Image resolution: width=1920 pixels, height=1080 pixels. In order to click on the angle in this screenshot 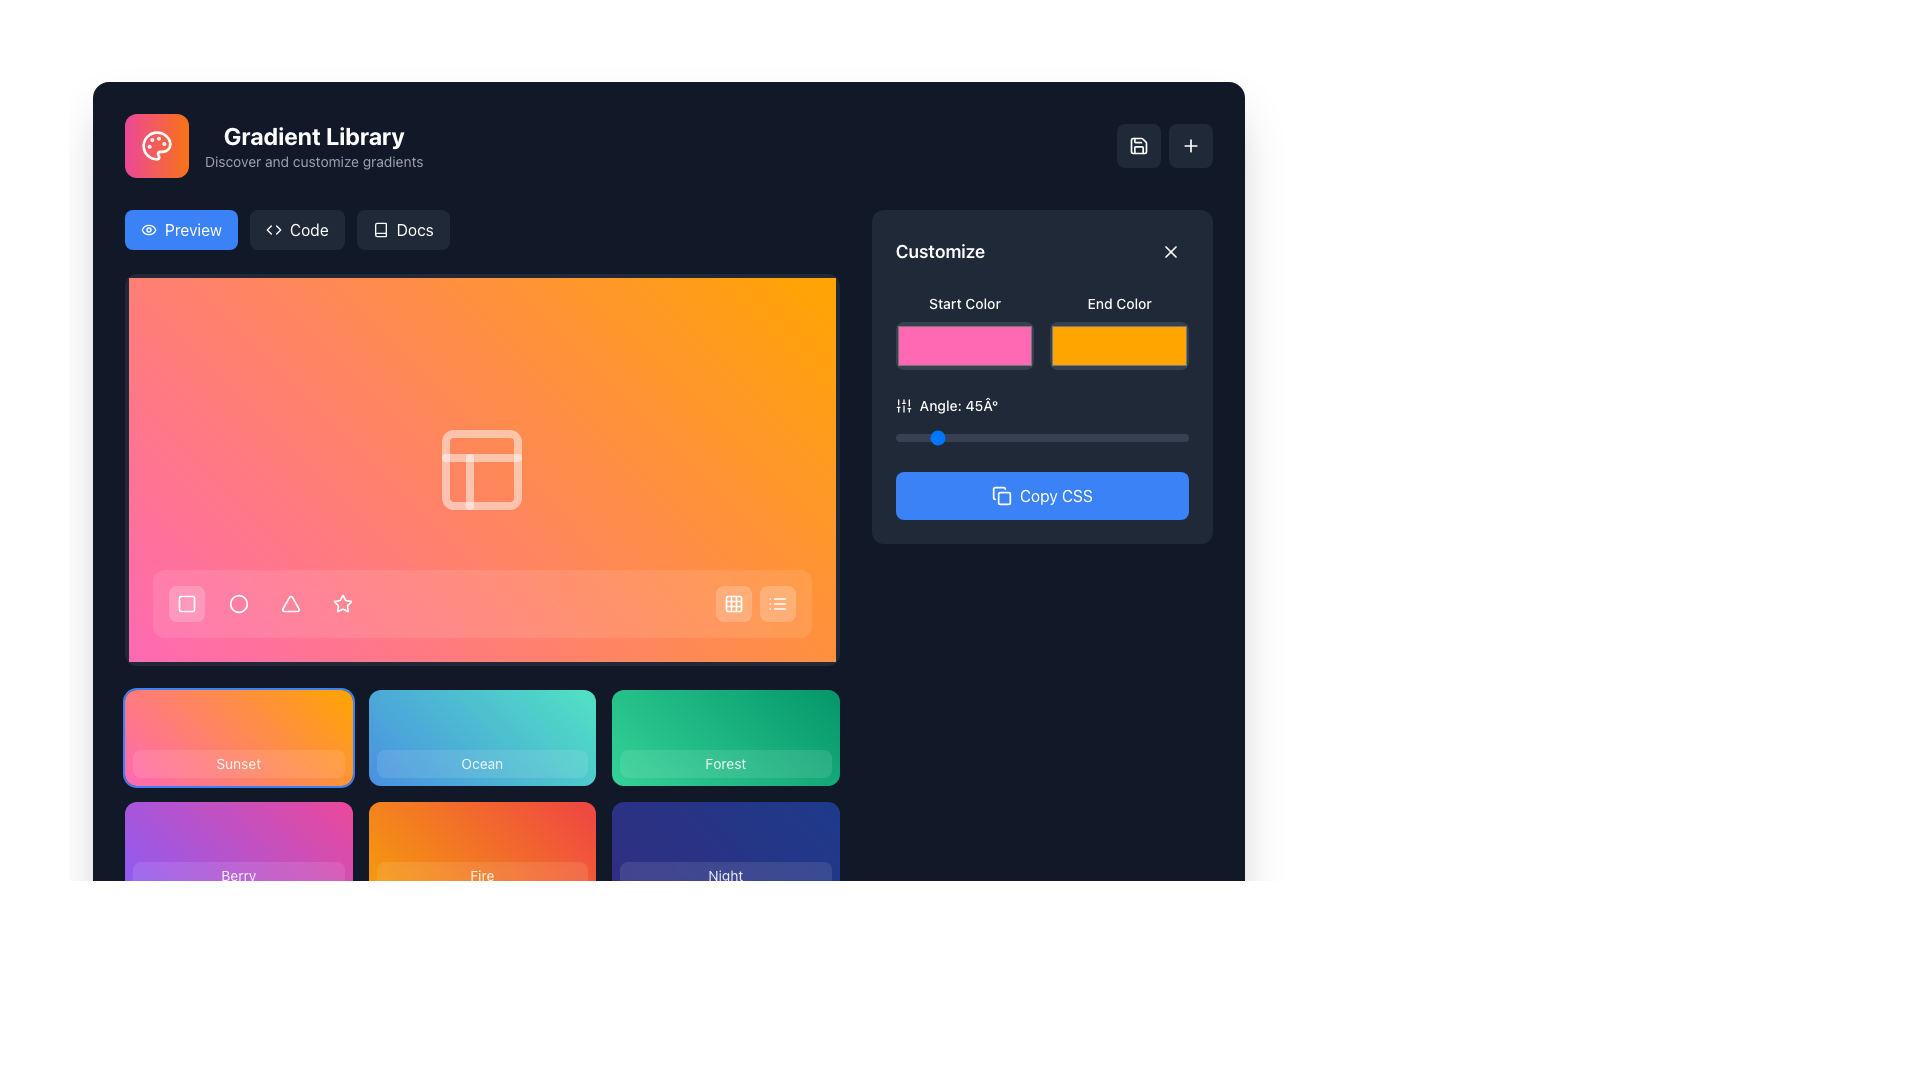, I will do `click(1026, 437)`.